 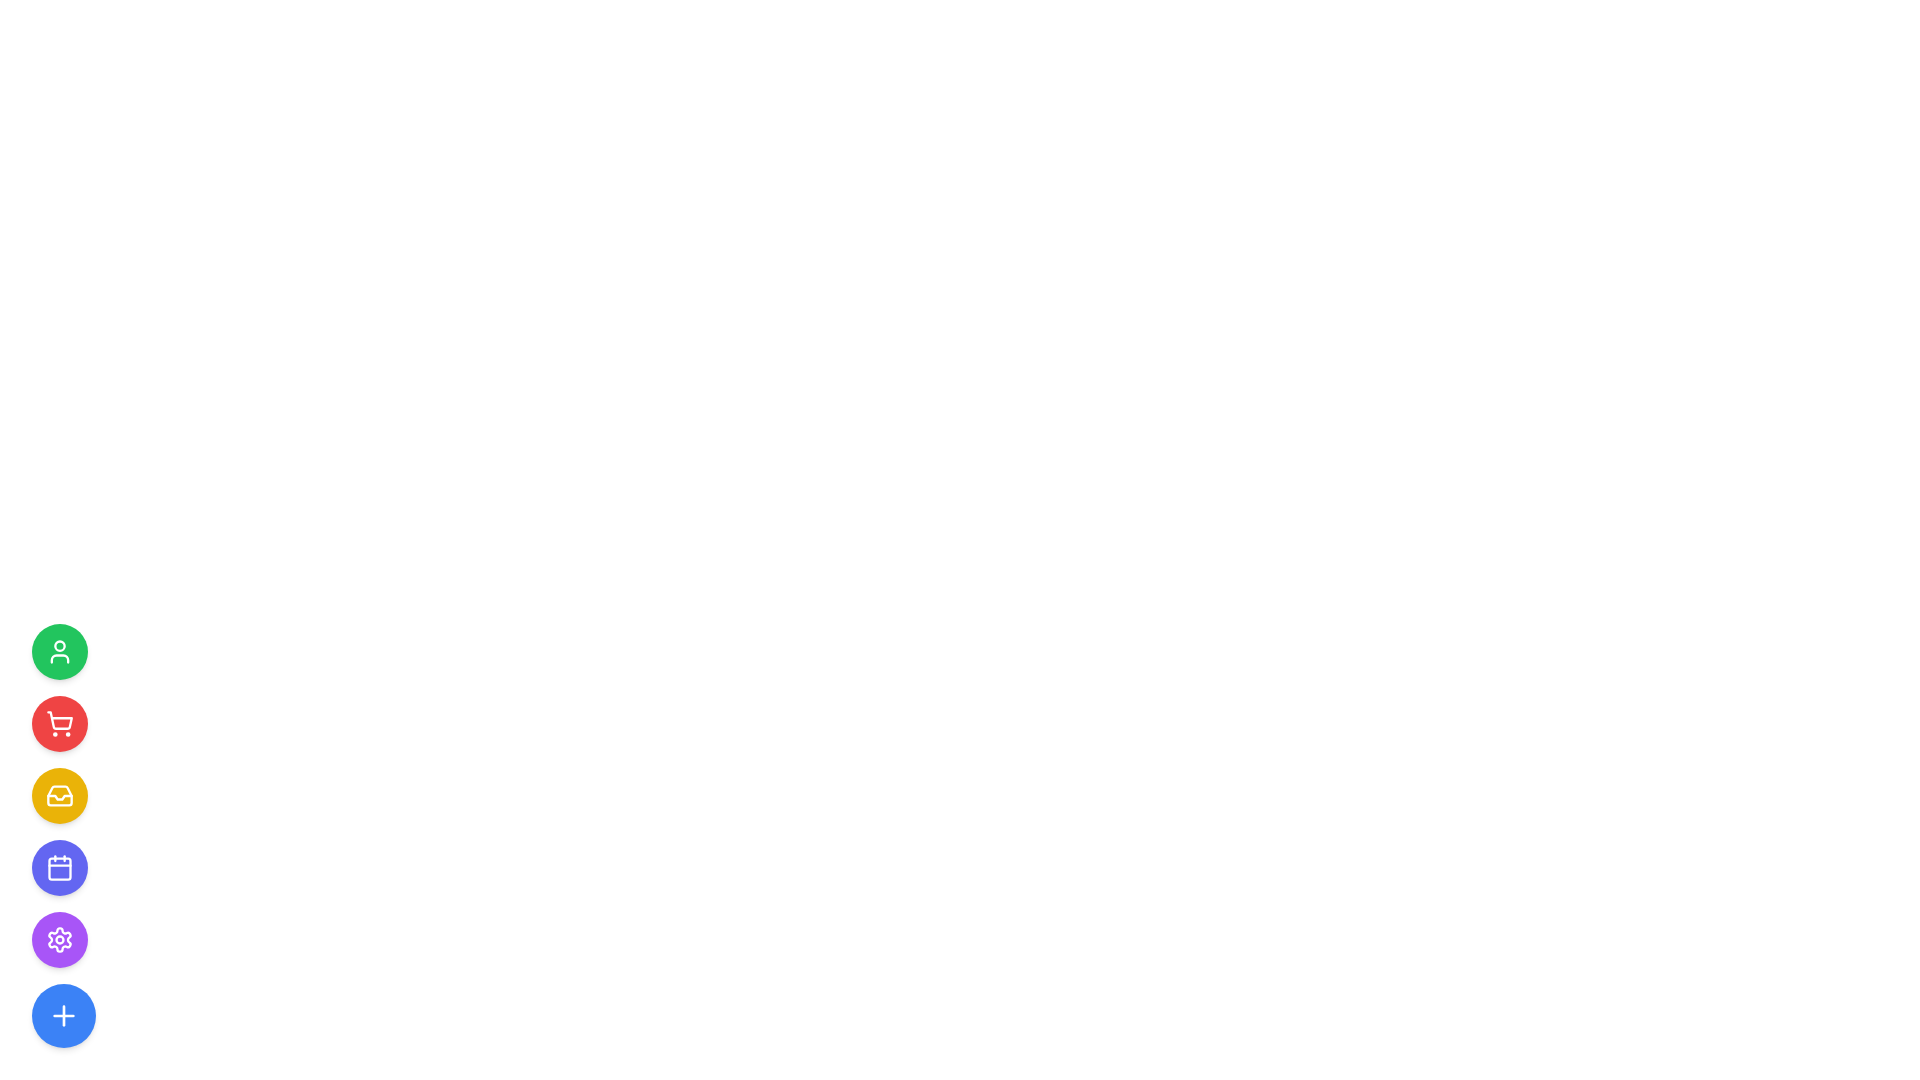 I want to click on the circular red button with a white shopping cart icon, so click(x=59, y=724).